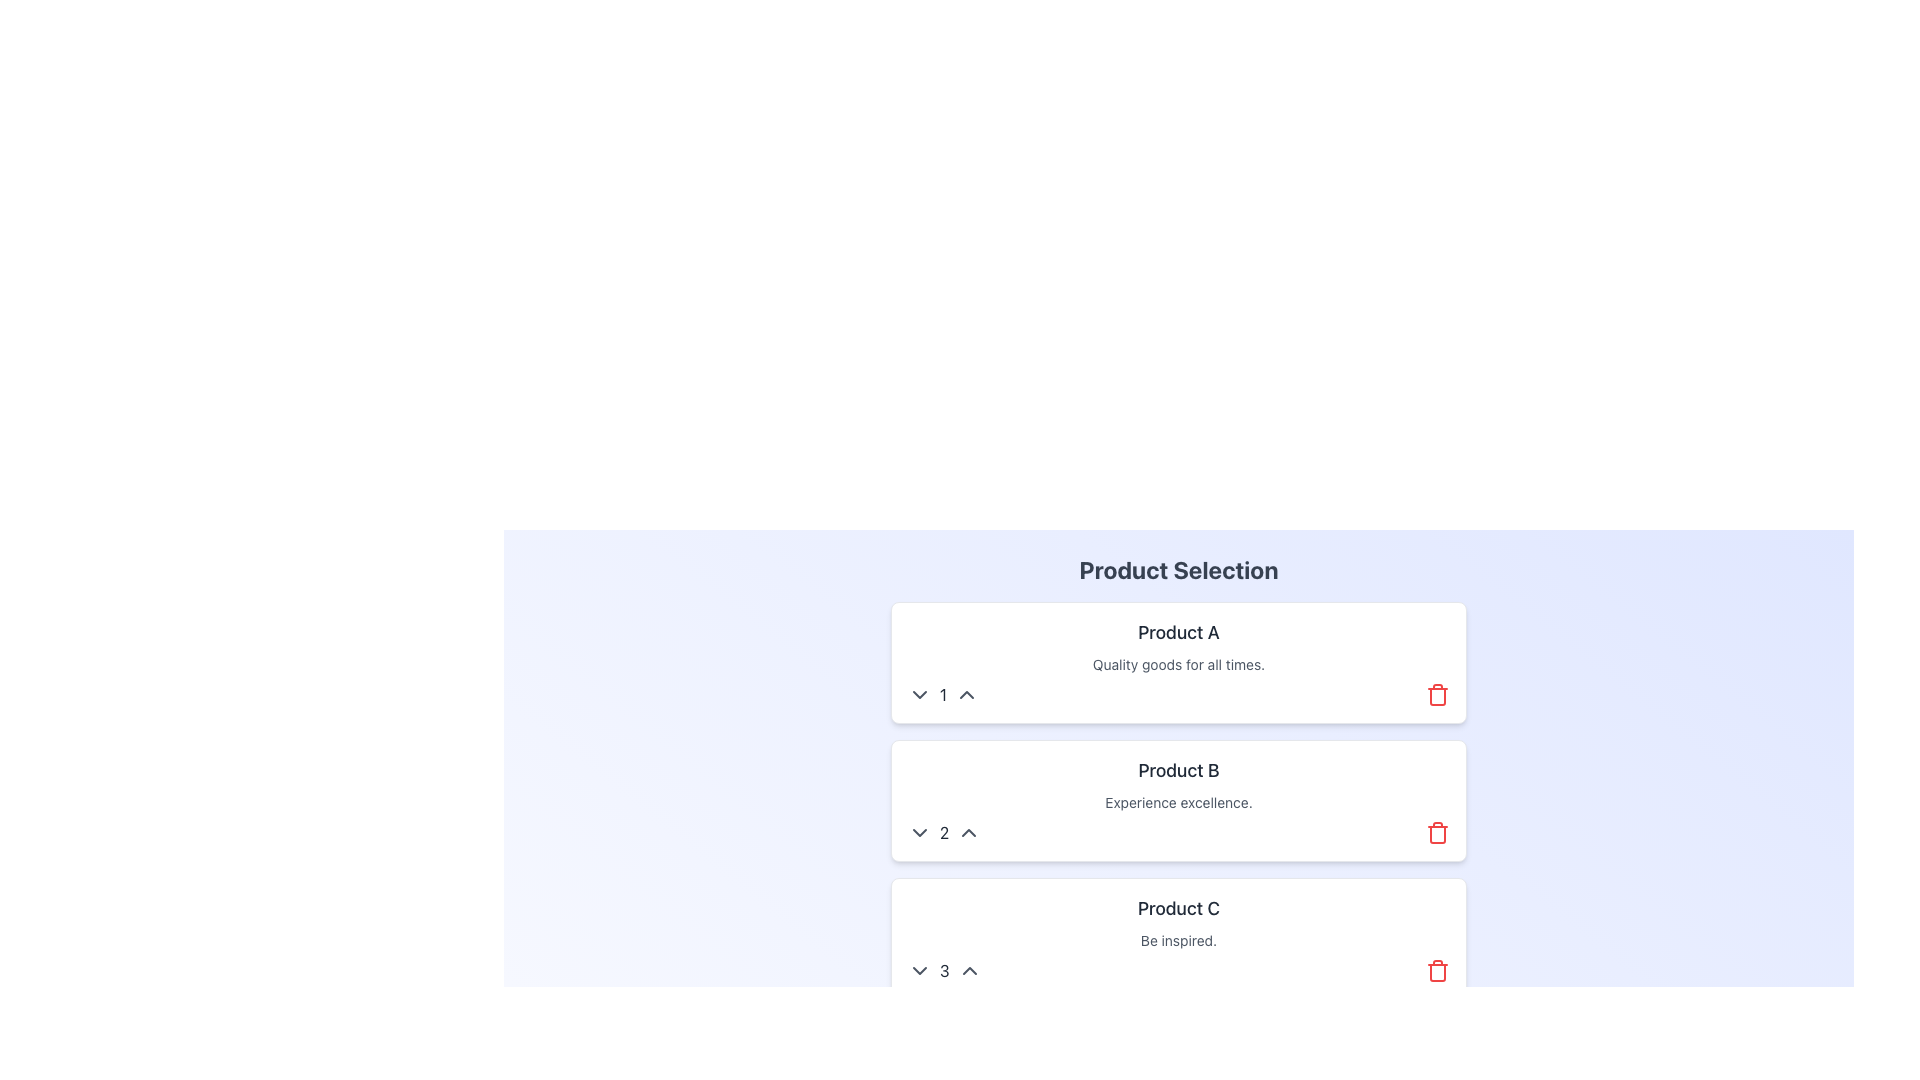 This screenshot has height=1080, width=1920. What do you see at coordinates (1437, 833) in the screenshot?
I see `the delete button located to the far-right in the component row for Product B` at bounding box center [1437, 833].